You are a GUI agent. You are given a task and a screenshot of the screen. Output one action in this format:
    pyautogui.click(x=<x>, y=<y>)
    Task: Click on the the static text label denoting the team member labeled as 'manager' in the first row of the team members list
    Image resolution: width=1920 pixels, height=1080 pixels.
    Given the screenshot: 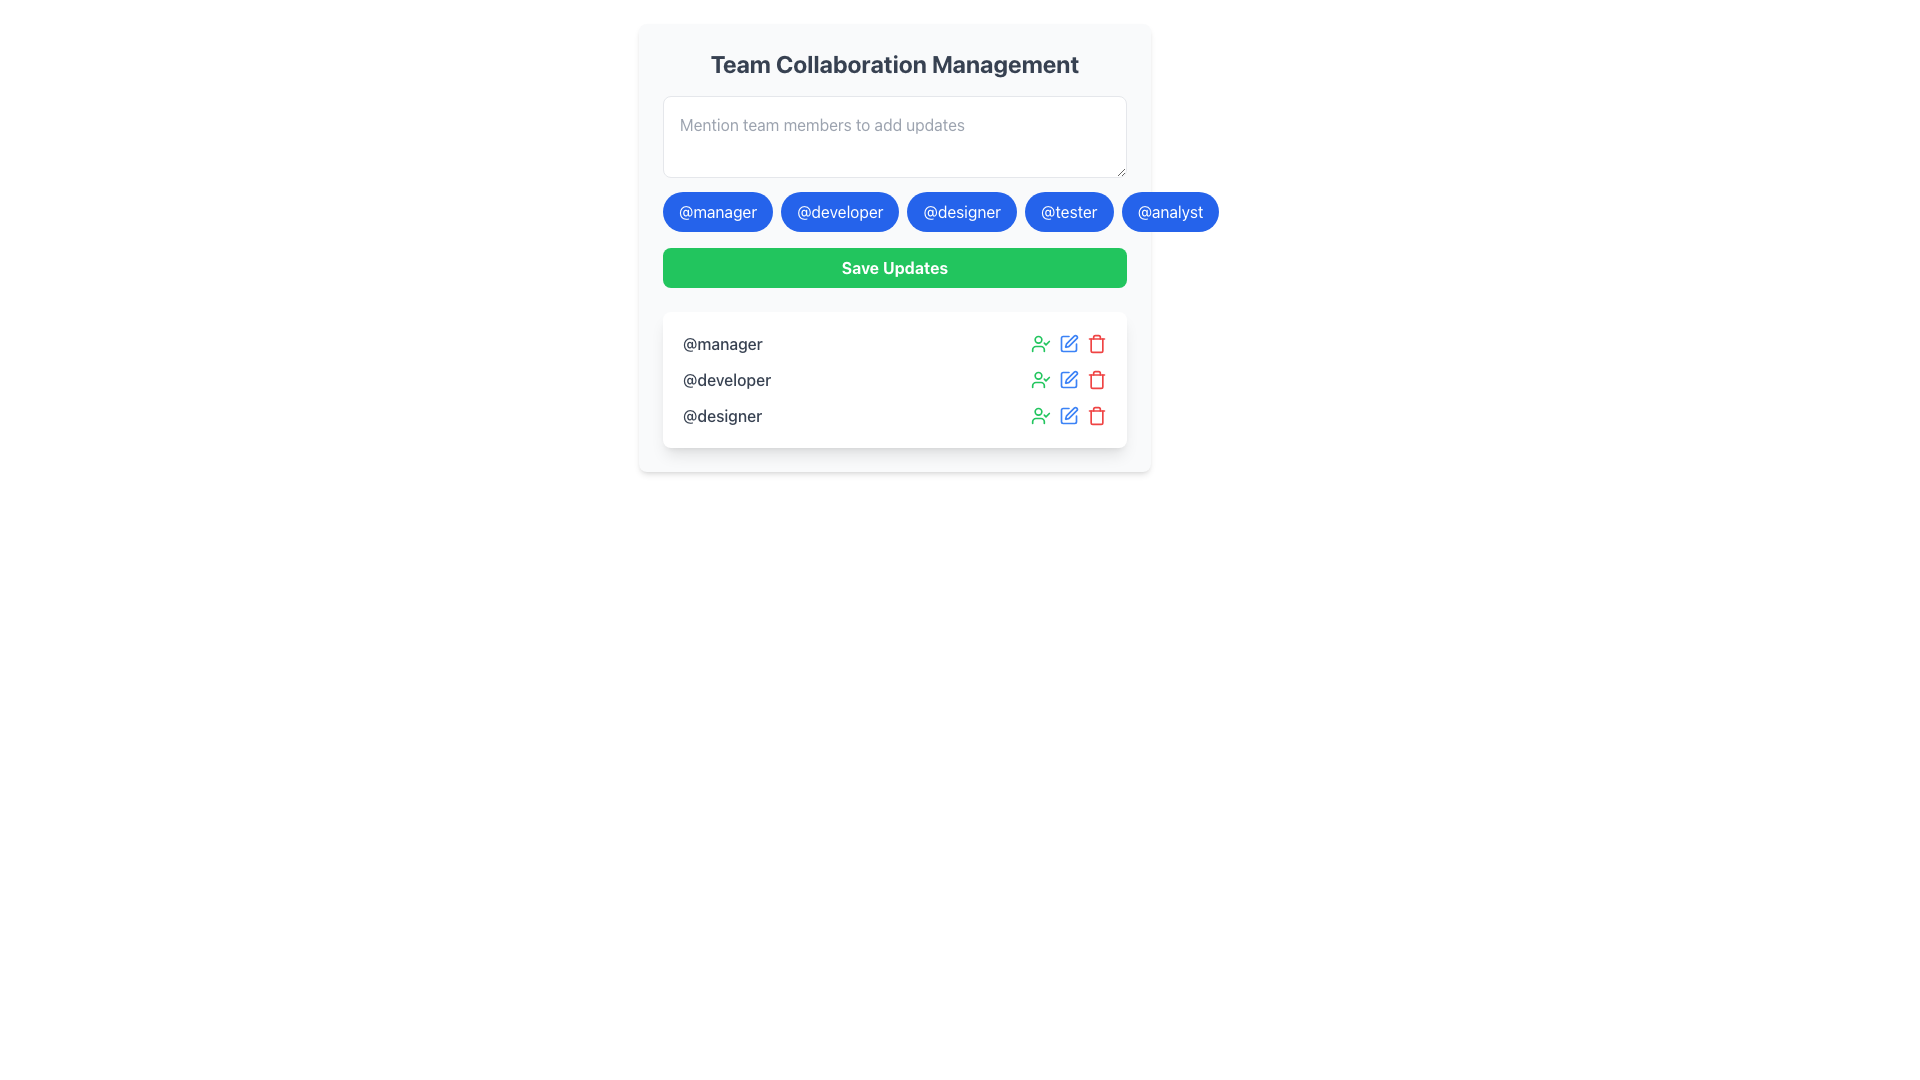 What is the action you would take?
    pyautogui.click(x=721, y=342)
    